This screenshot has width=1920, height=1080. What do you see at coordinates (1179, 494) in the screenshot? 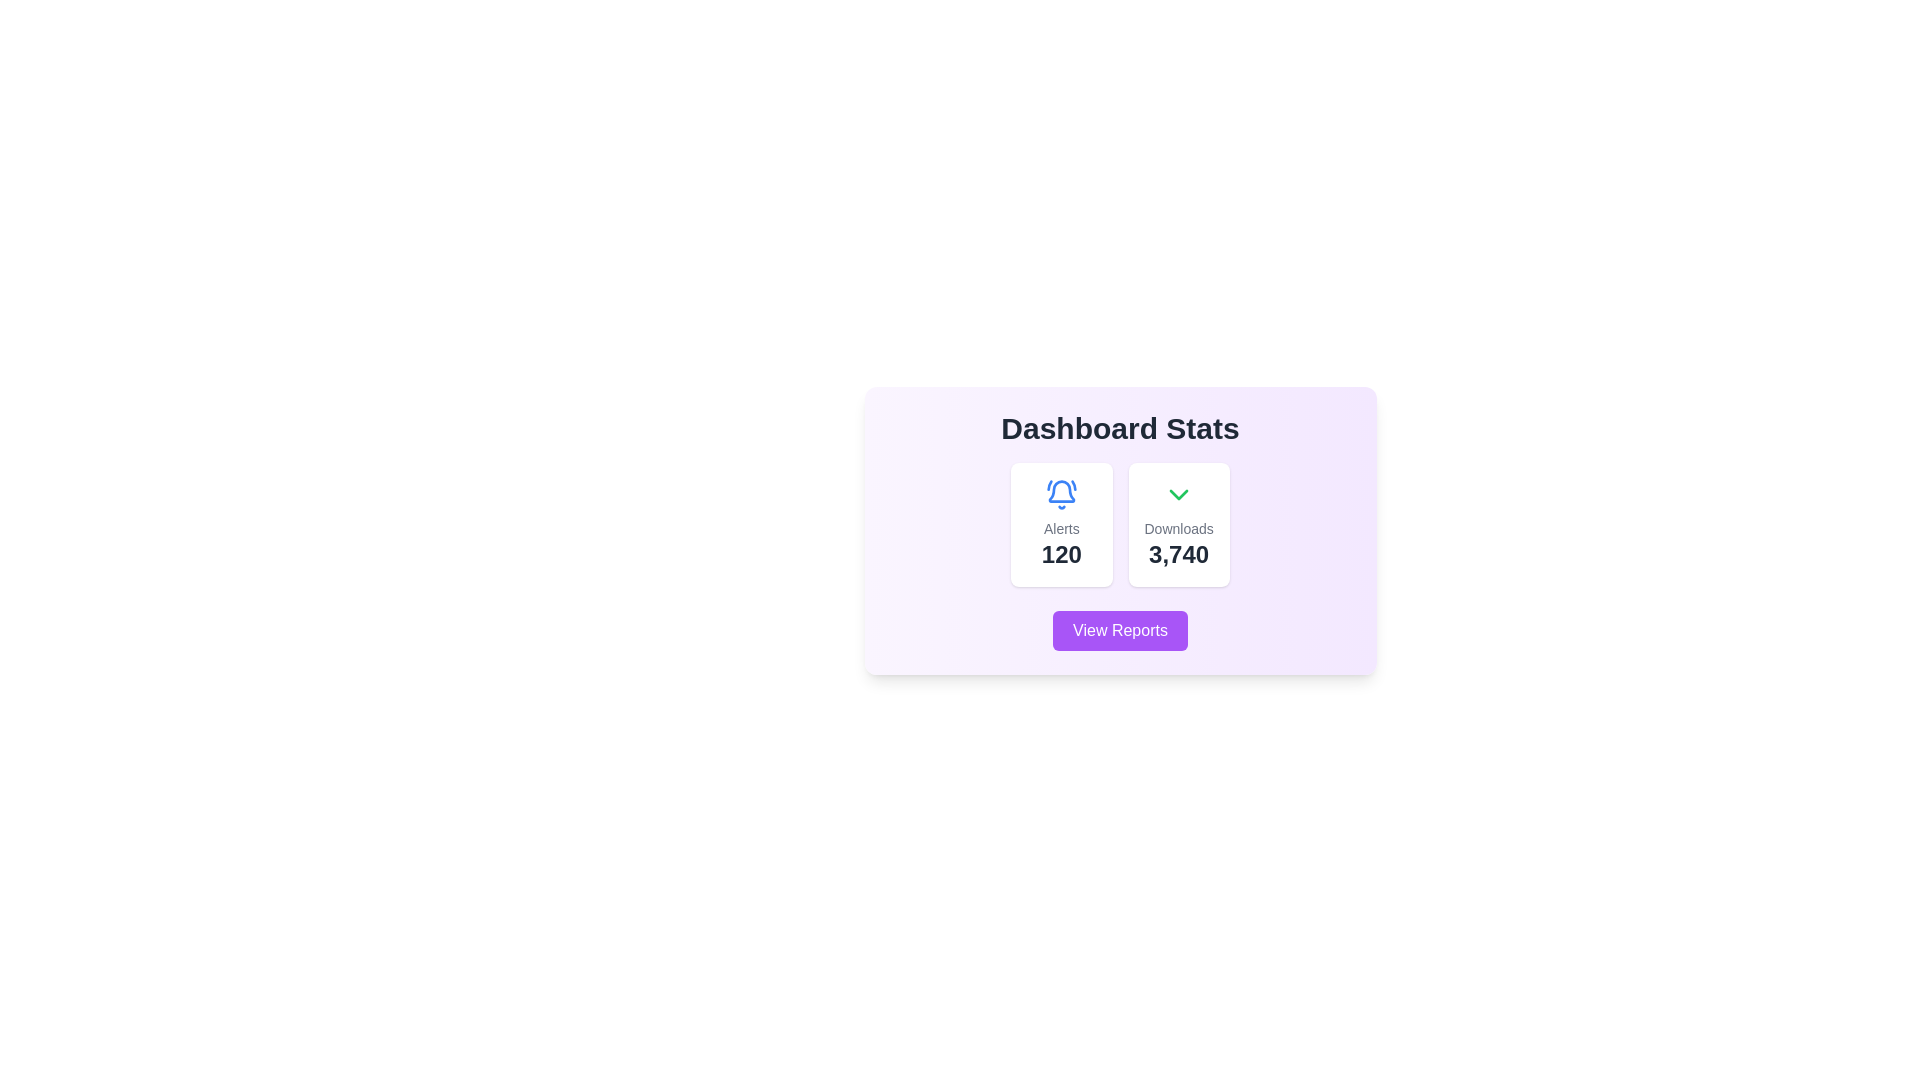
I see `the chevron indicator above the 'Downloads' label in the right-hand card for accessibility navigation` at bounding box center [1179, 494].